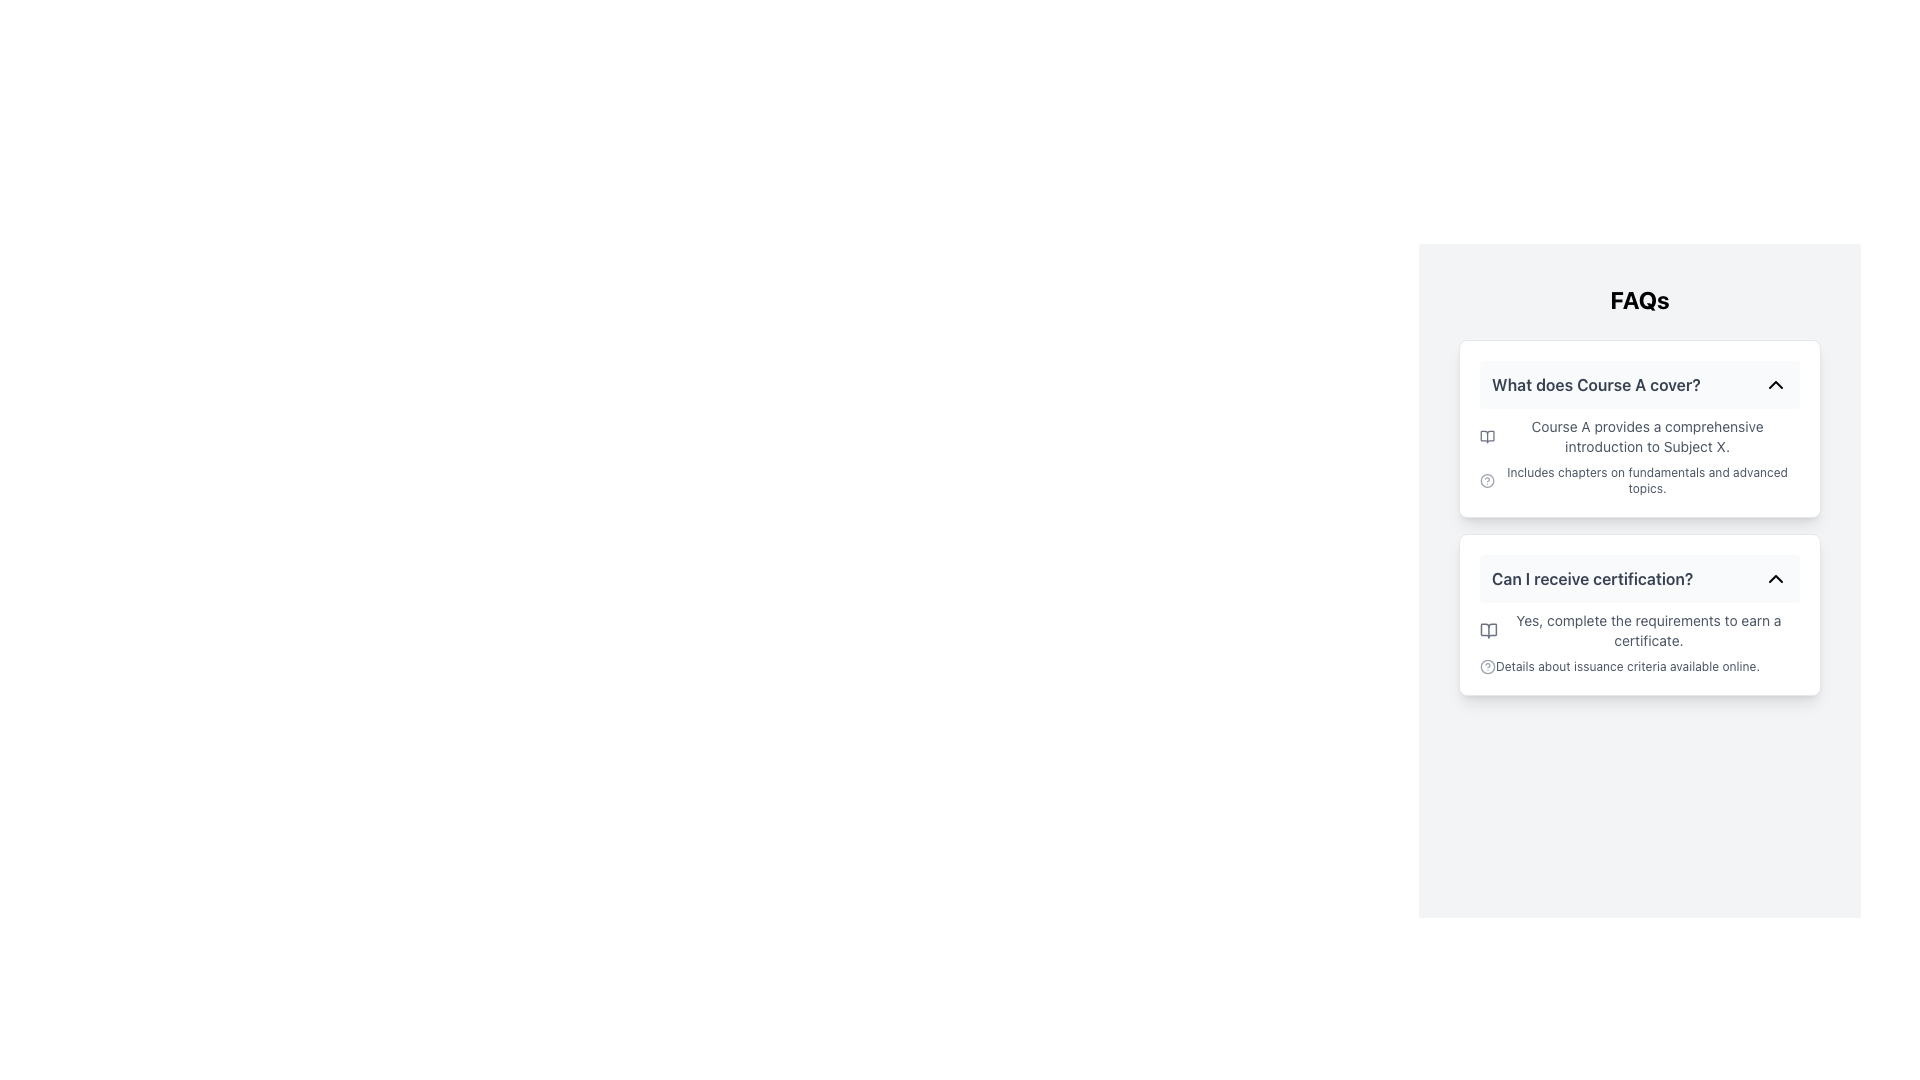 Image resolution: width=1920 pixels, height=1080 pixels. Describe the element at coordinates (1595, 385) in the screenshot. I see `the question header text label in the FAQ section, located above the chevron icon` at that location.